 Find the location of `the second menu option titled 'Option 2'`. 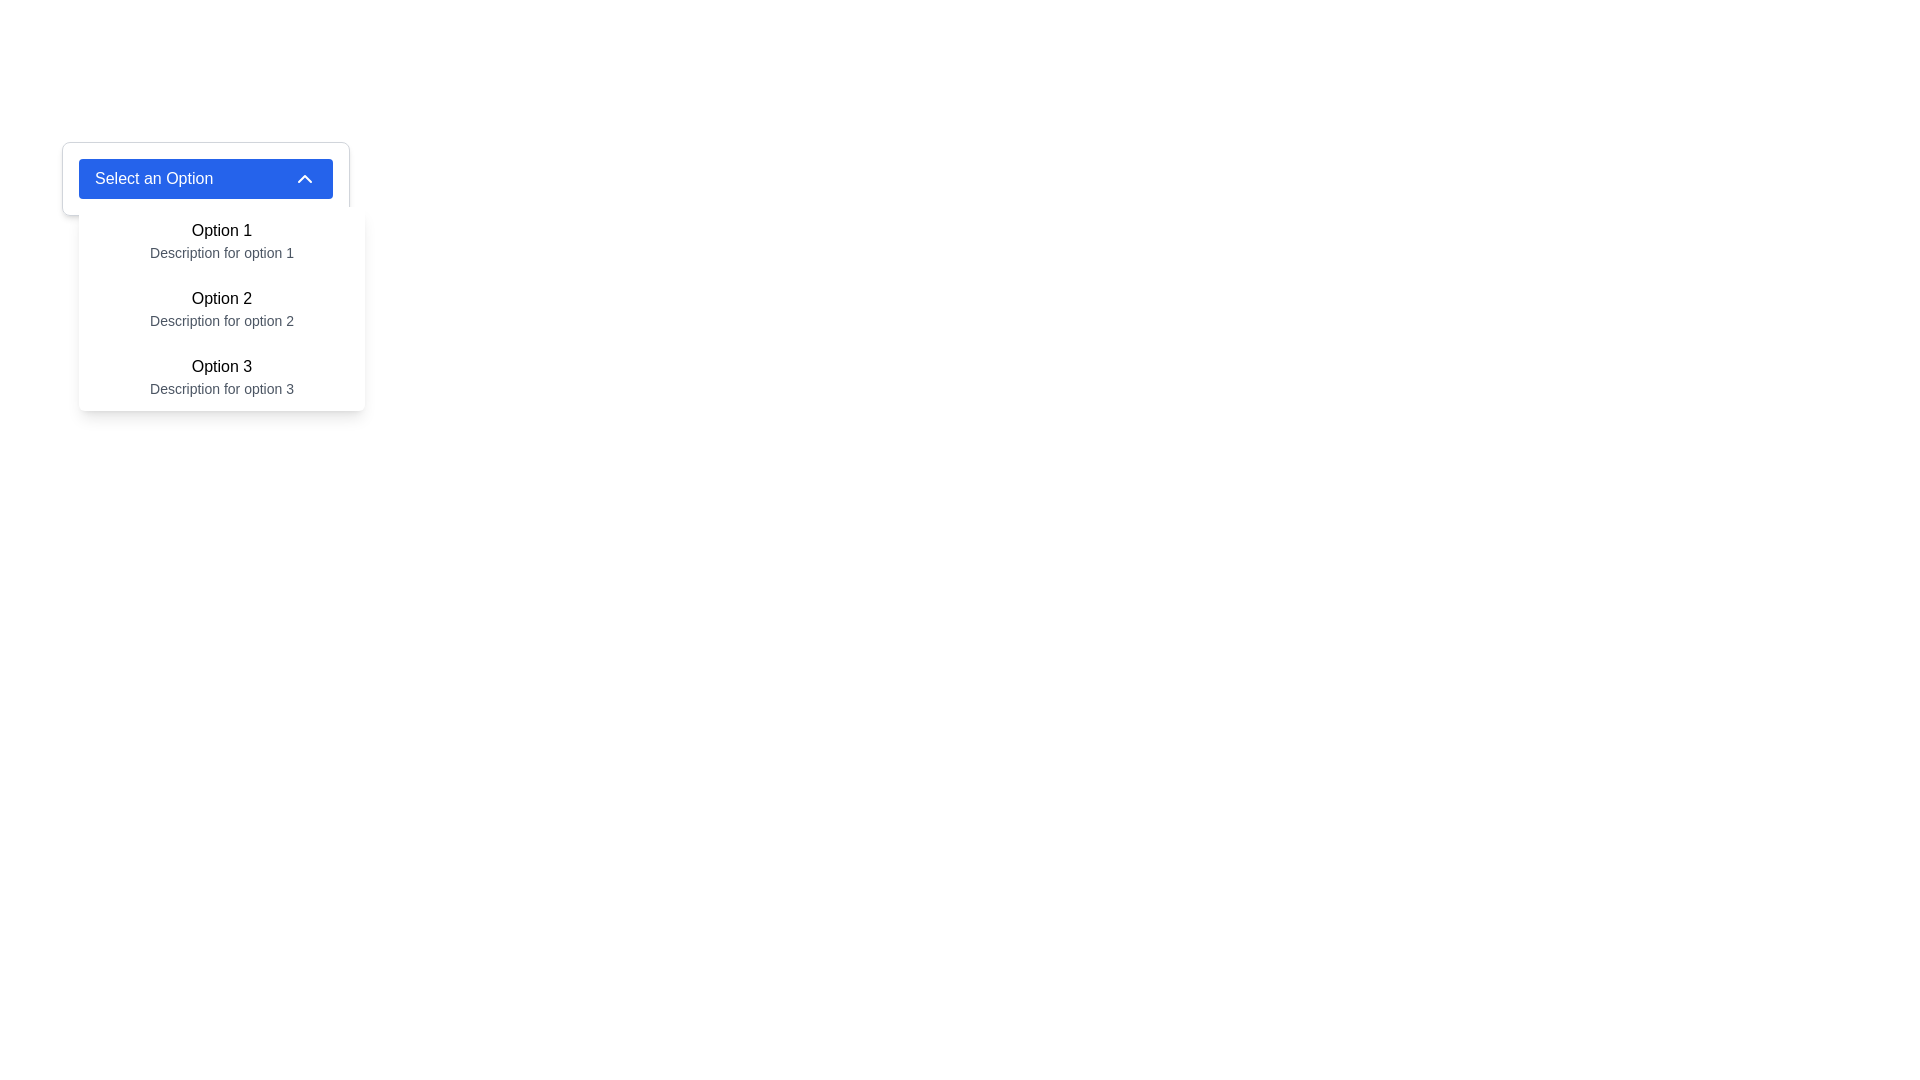

the second menu option titled 'Option 2' is located at coordinates (221, 308).